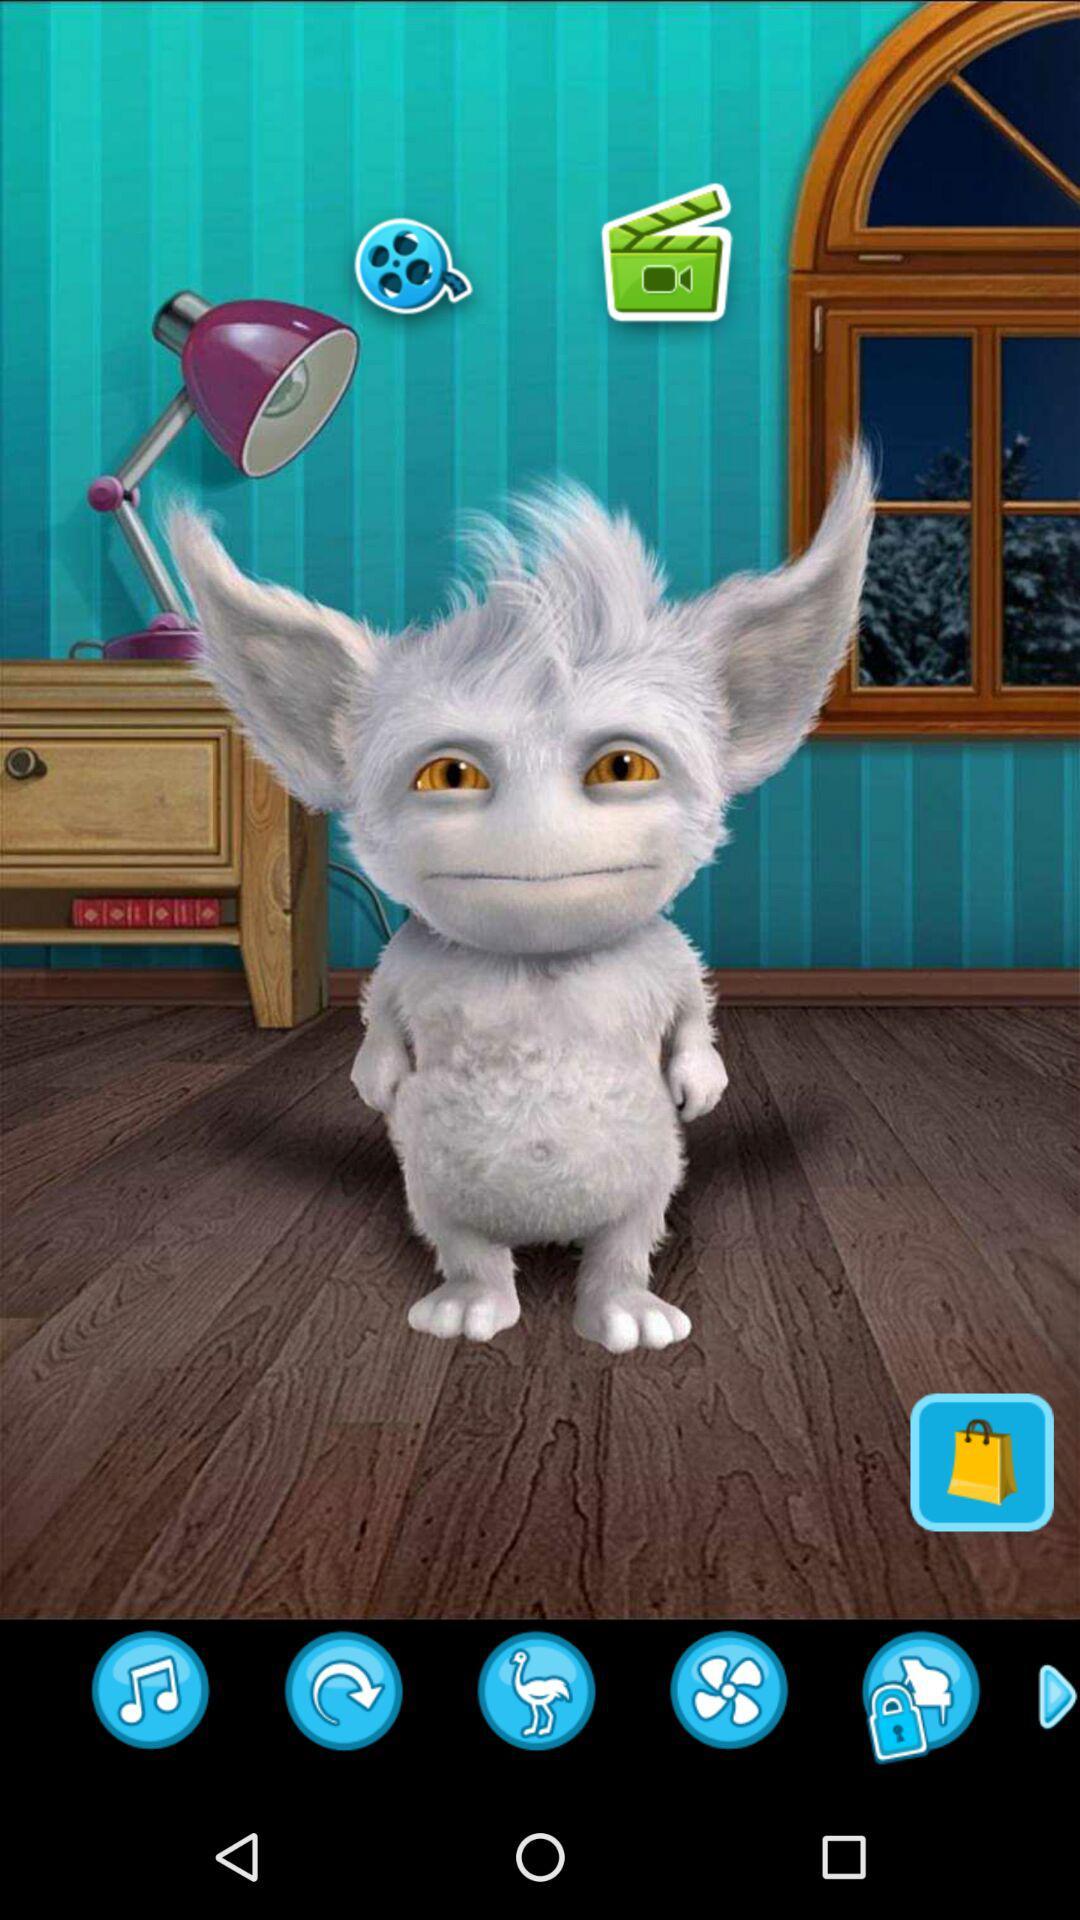  I want to click on refresh page, so click(343, 1696).